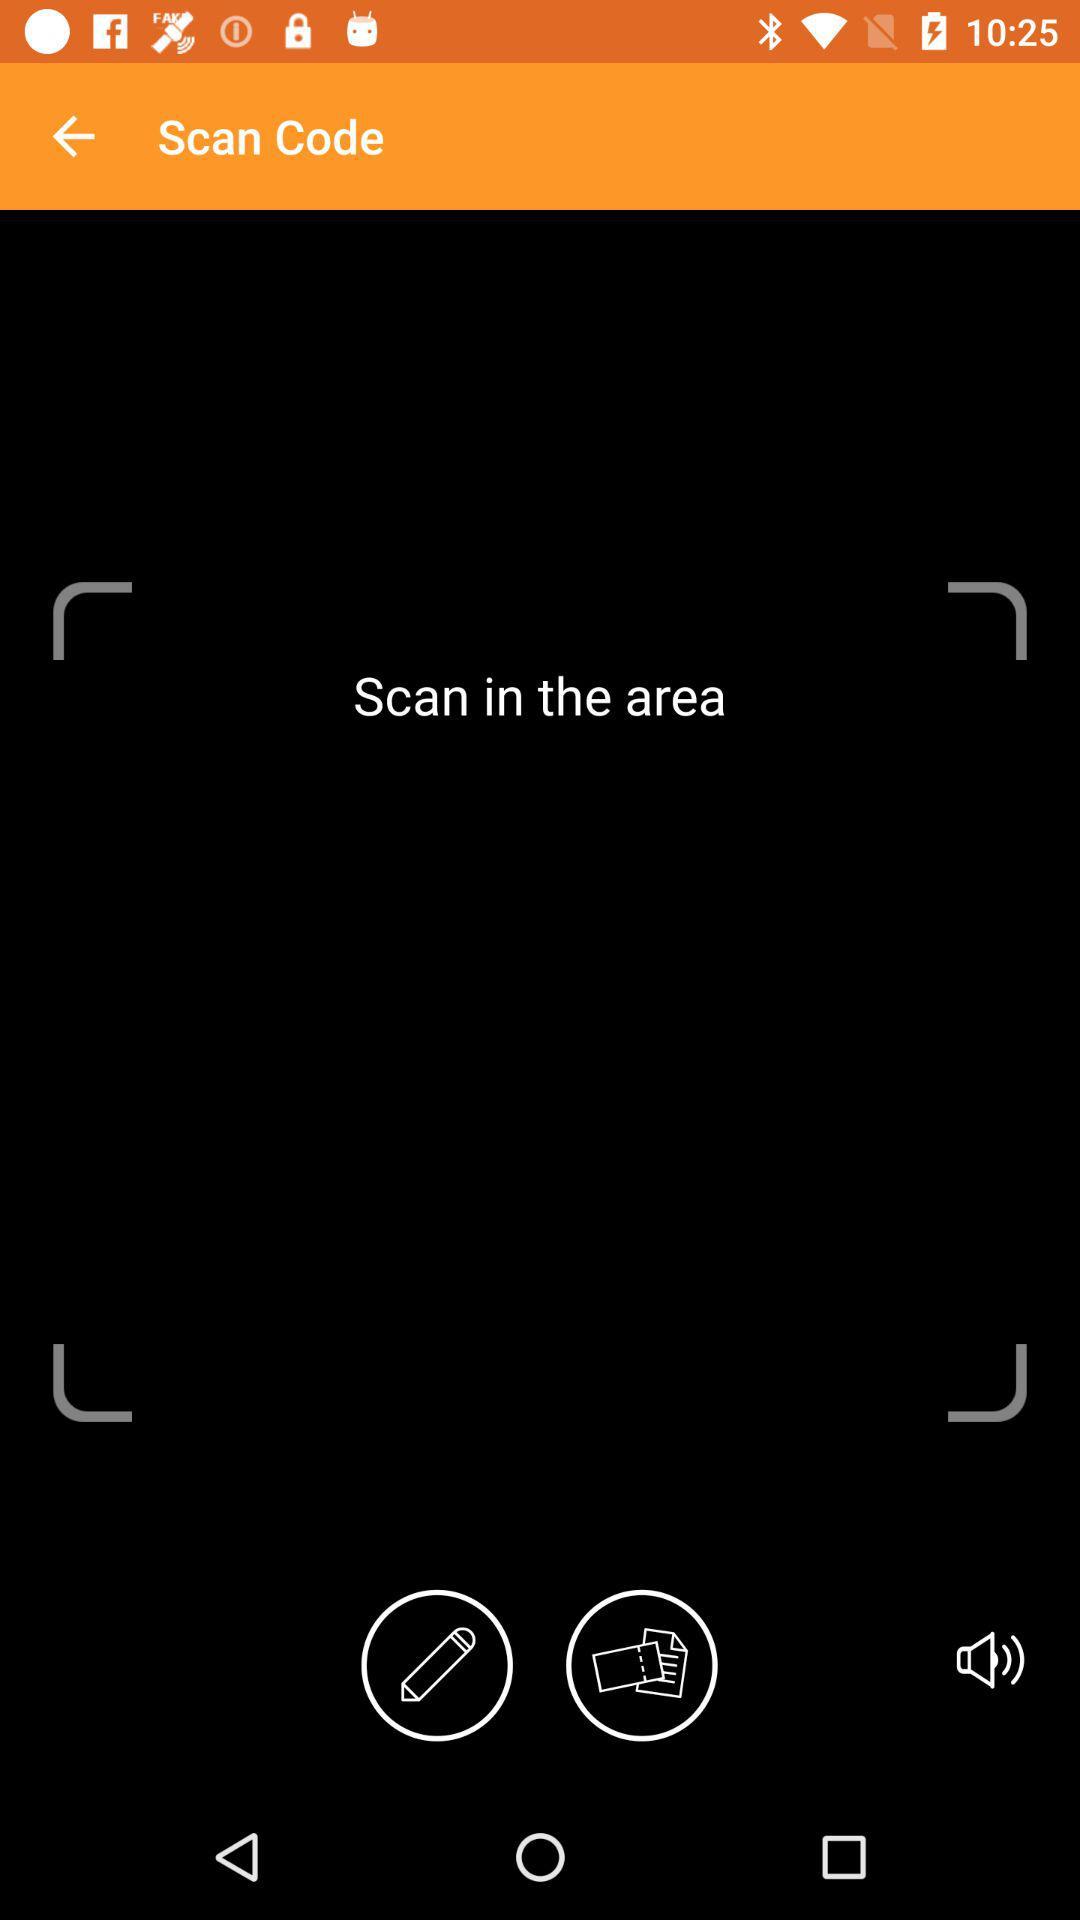 Image resolution: width=1080 pixels, height=1920 pixels. I want to click on app to the left of scan code icon, so click(72, 135).